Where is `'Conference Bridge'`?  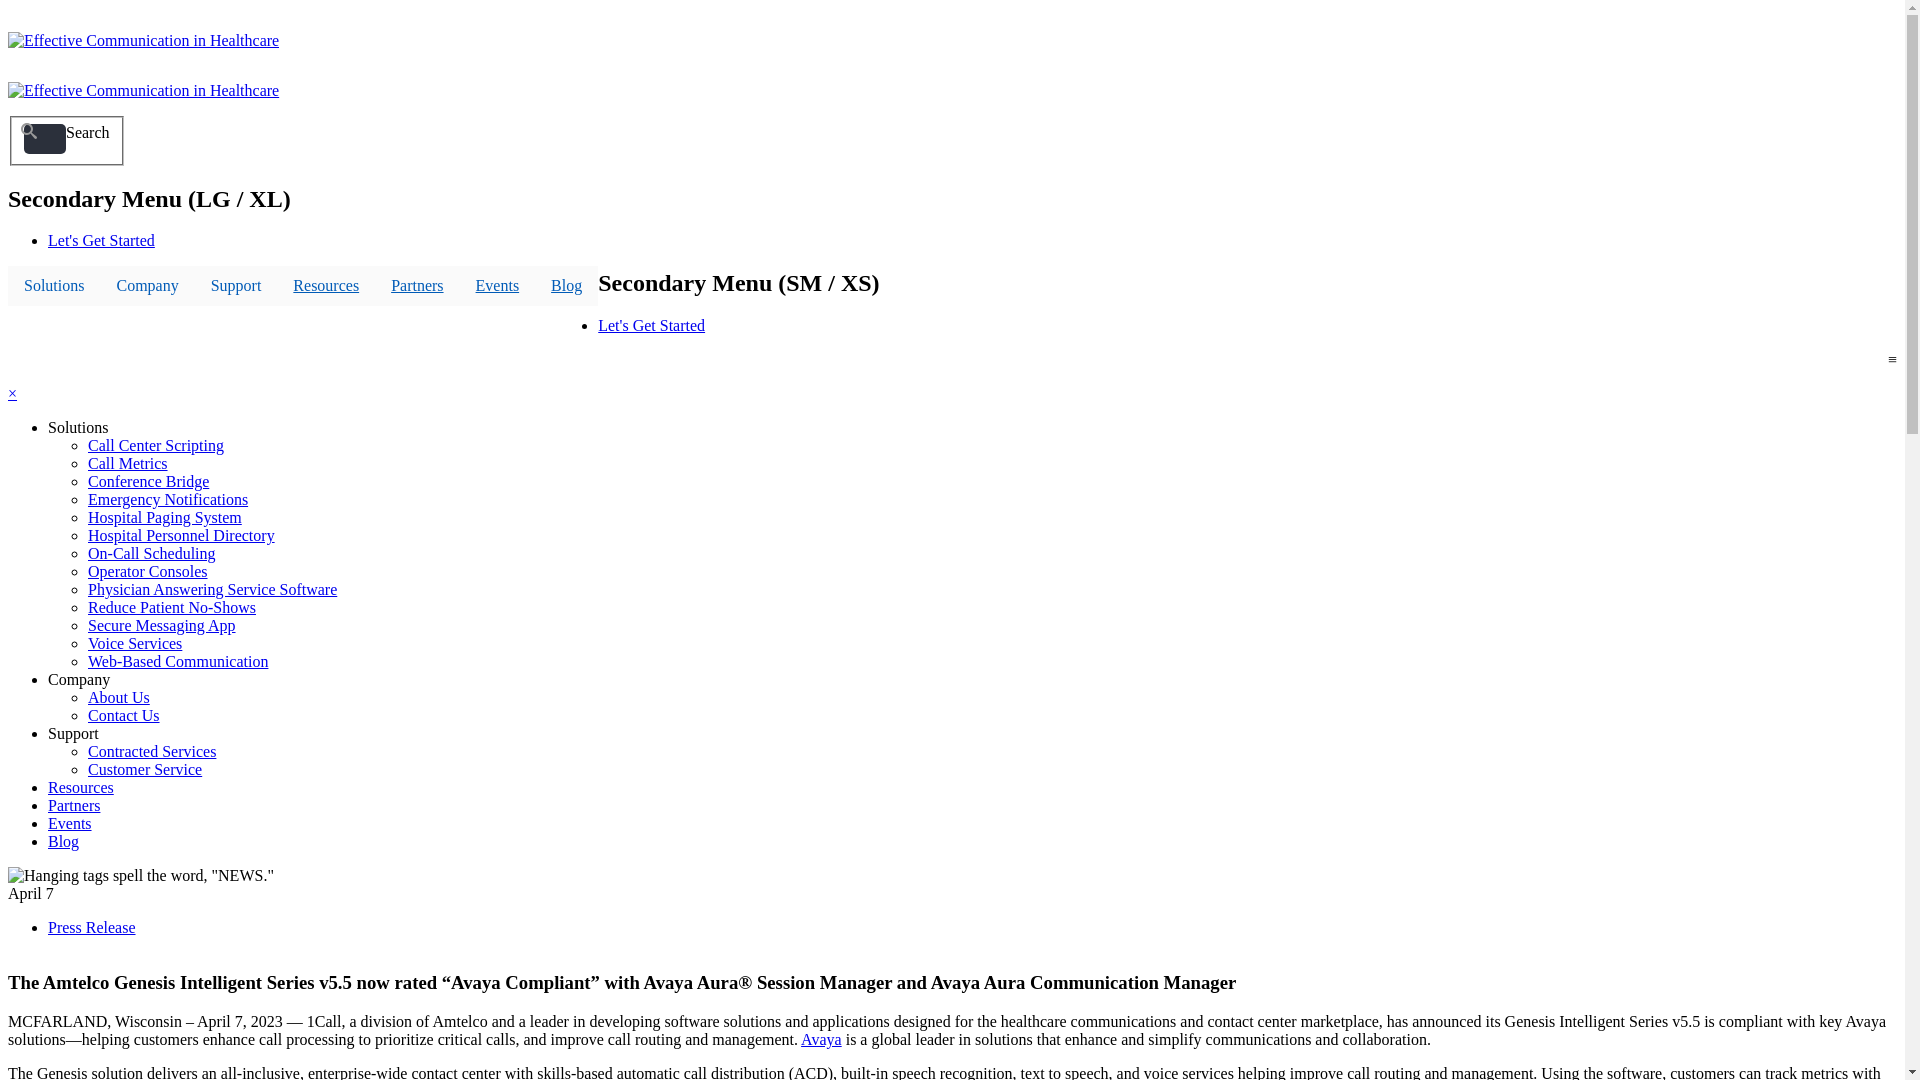 'Conference Bridge' is located at coordinates (147, 481).